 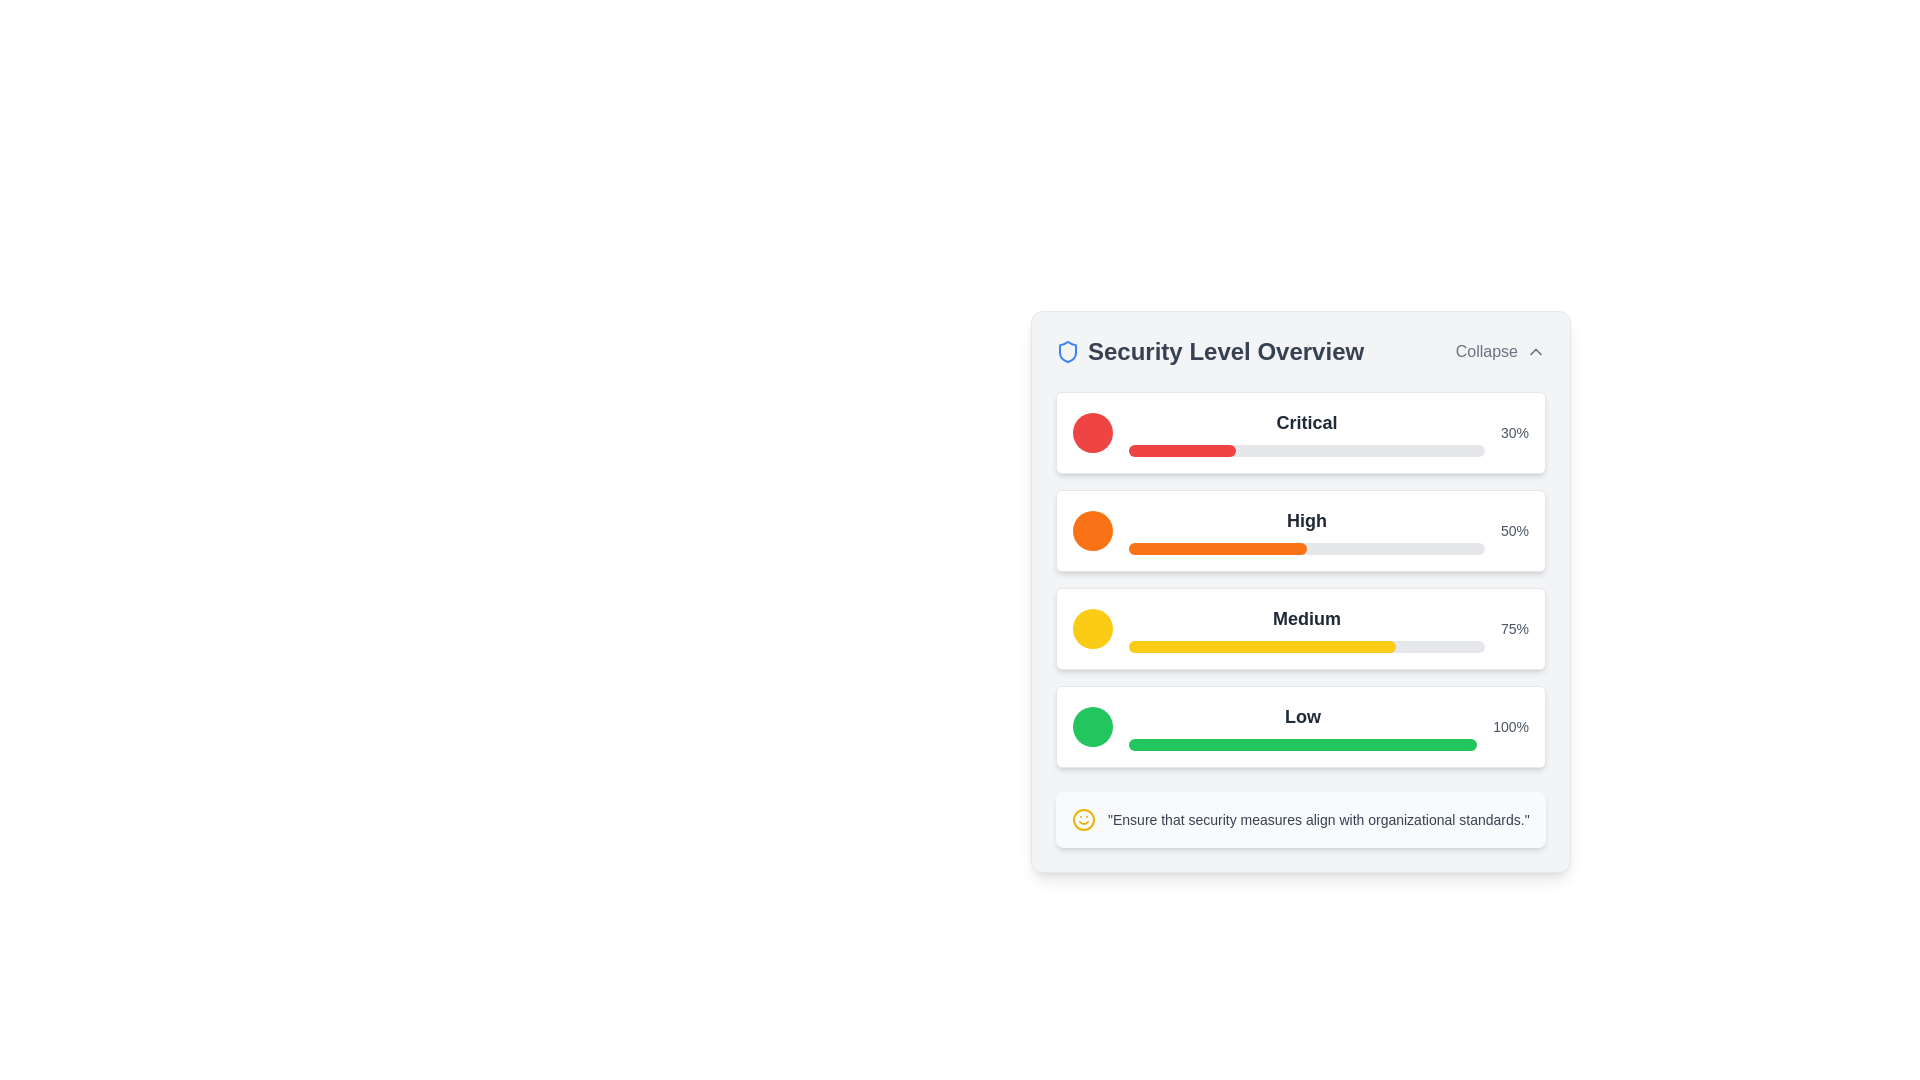 I want to click on the graphical circle SVG element that is part of the smiley face icon, located before the text 'Ensure that security measures align with organizational standards.', so click(x=1083, y=820).